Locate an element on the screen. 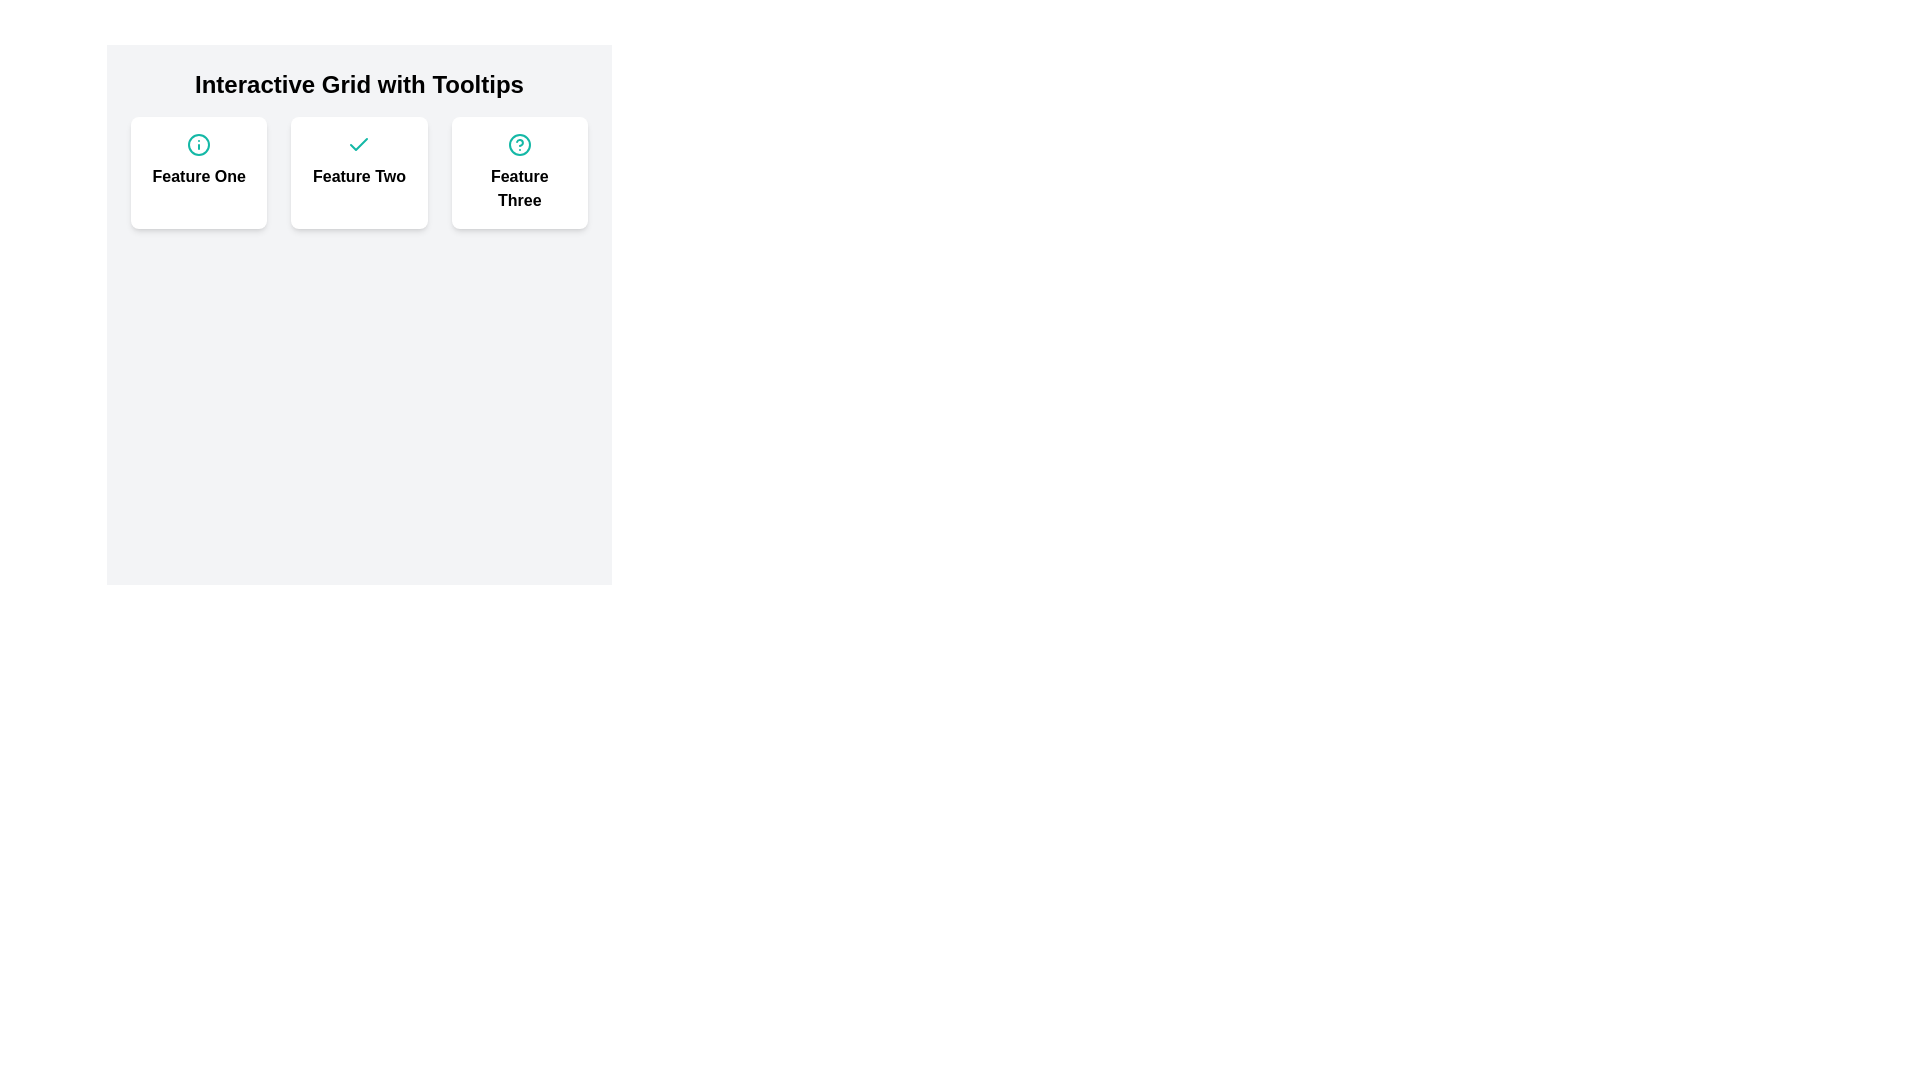 This screenshot has width=1920, height=1080. the Text Label that represents the title for the third feature, located in the center area below the icon within the third card is located at coordinates (519, 189).